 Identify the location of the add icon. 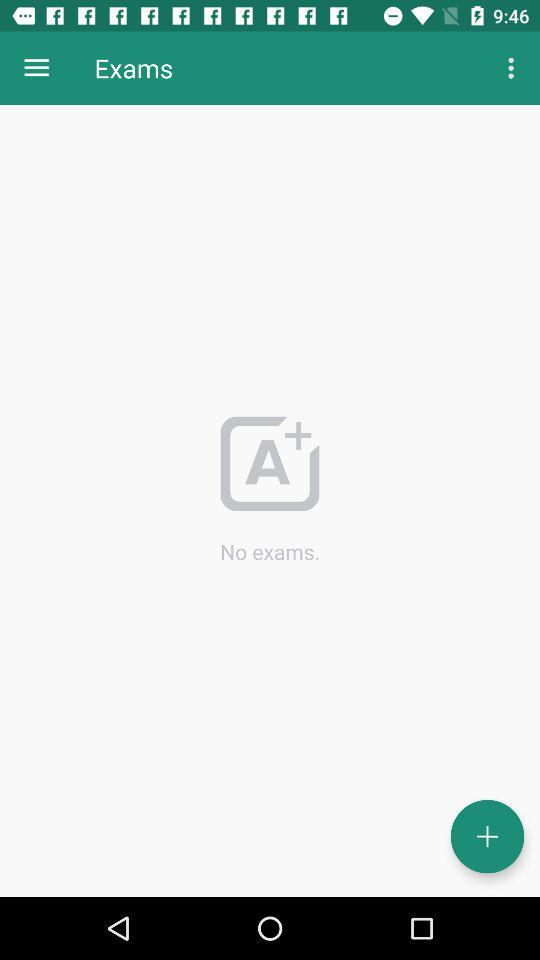
(486, 836).